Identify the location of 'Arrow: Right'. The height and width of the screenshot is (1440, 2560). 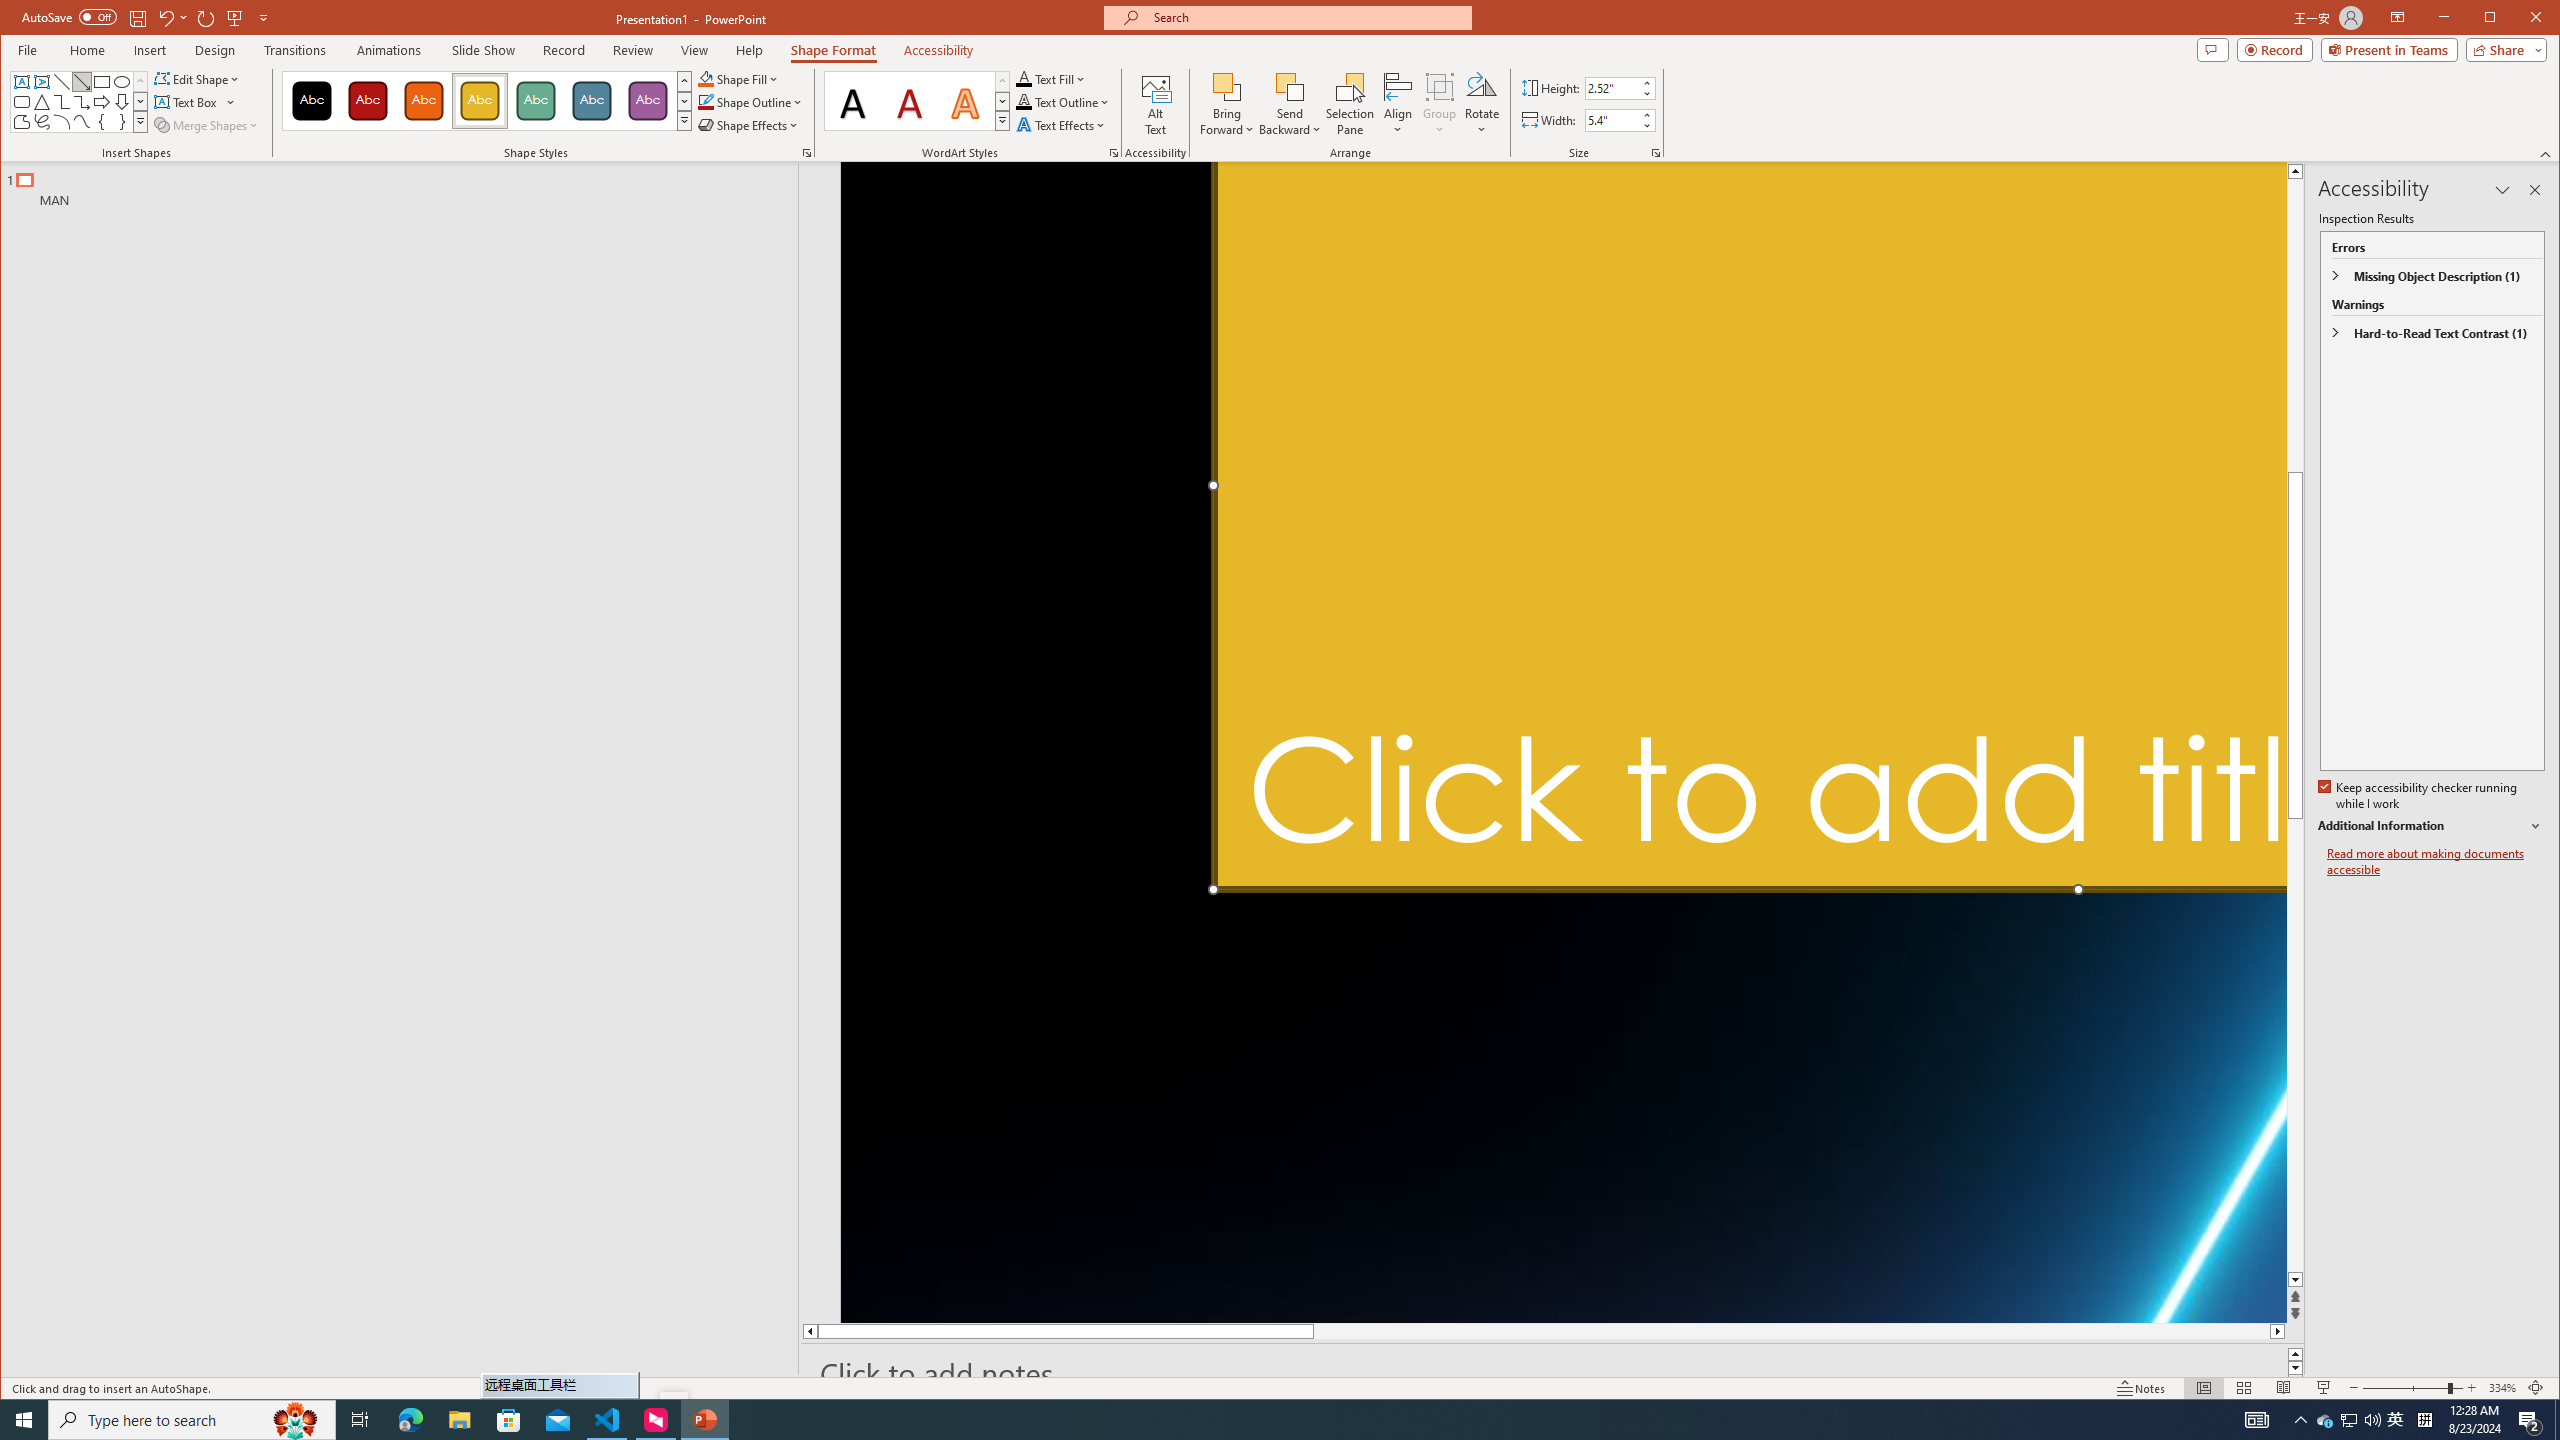
(101, 102).